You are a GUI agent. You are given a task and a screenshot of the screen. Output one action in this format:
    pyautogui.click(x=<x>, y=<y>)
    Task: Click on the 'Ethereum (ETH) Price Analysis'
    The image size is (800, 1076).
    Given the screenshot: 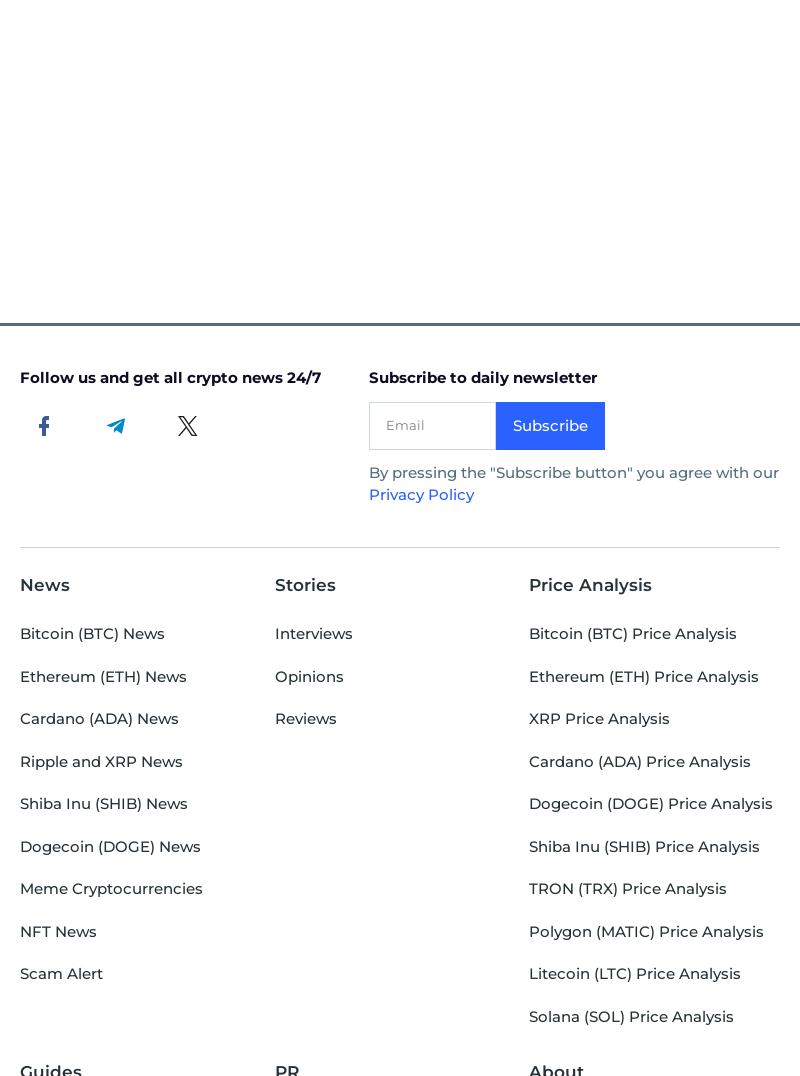 What is the action you would take?
    pyautogui.click(x=643, y=675)
    